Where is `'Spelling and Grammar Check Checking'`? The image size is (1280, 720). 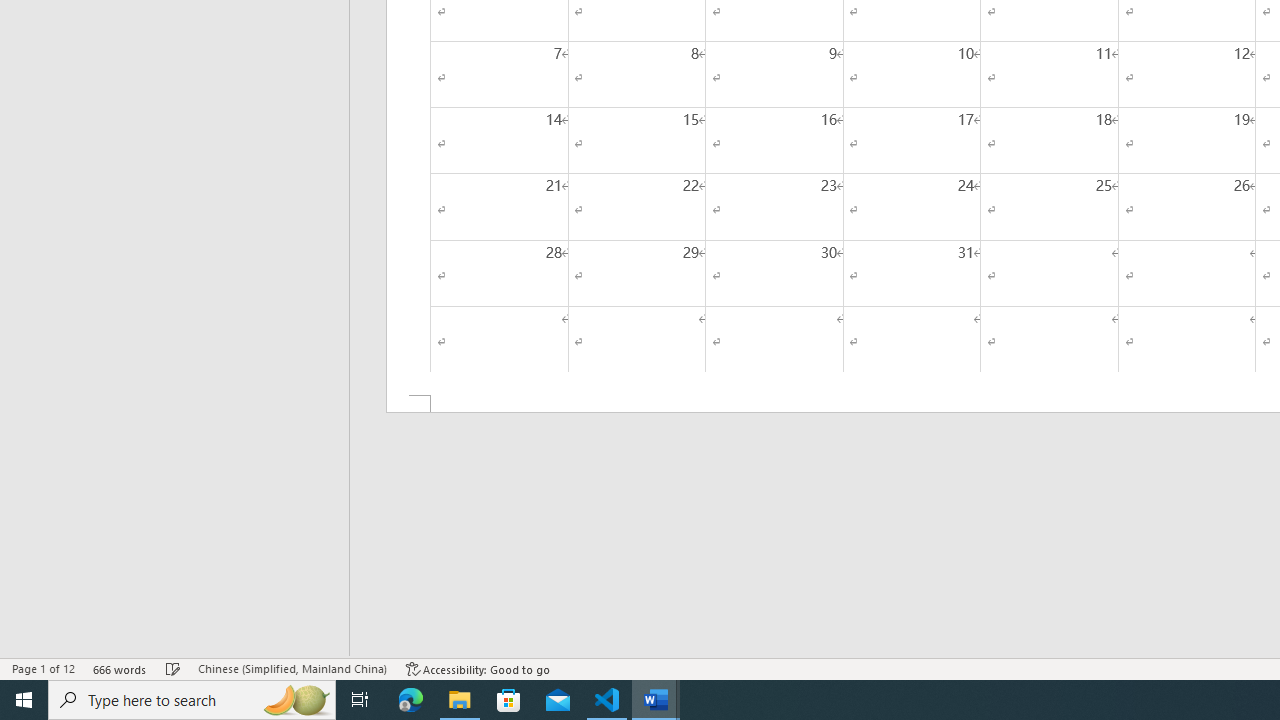
'Spelling and Grammar Check Checking' is located at coordinates (173, 669).